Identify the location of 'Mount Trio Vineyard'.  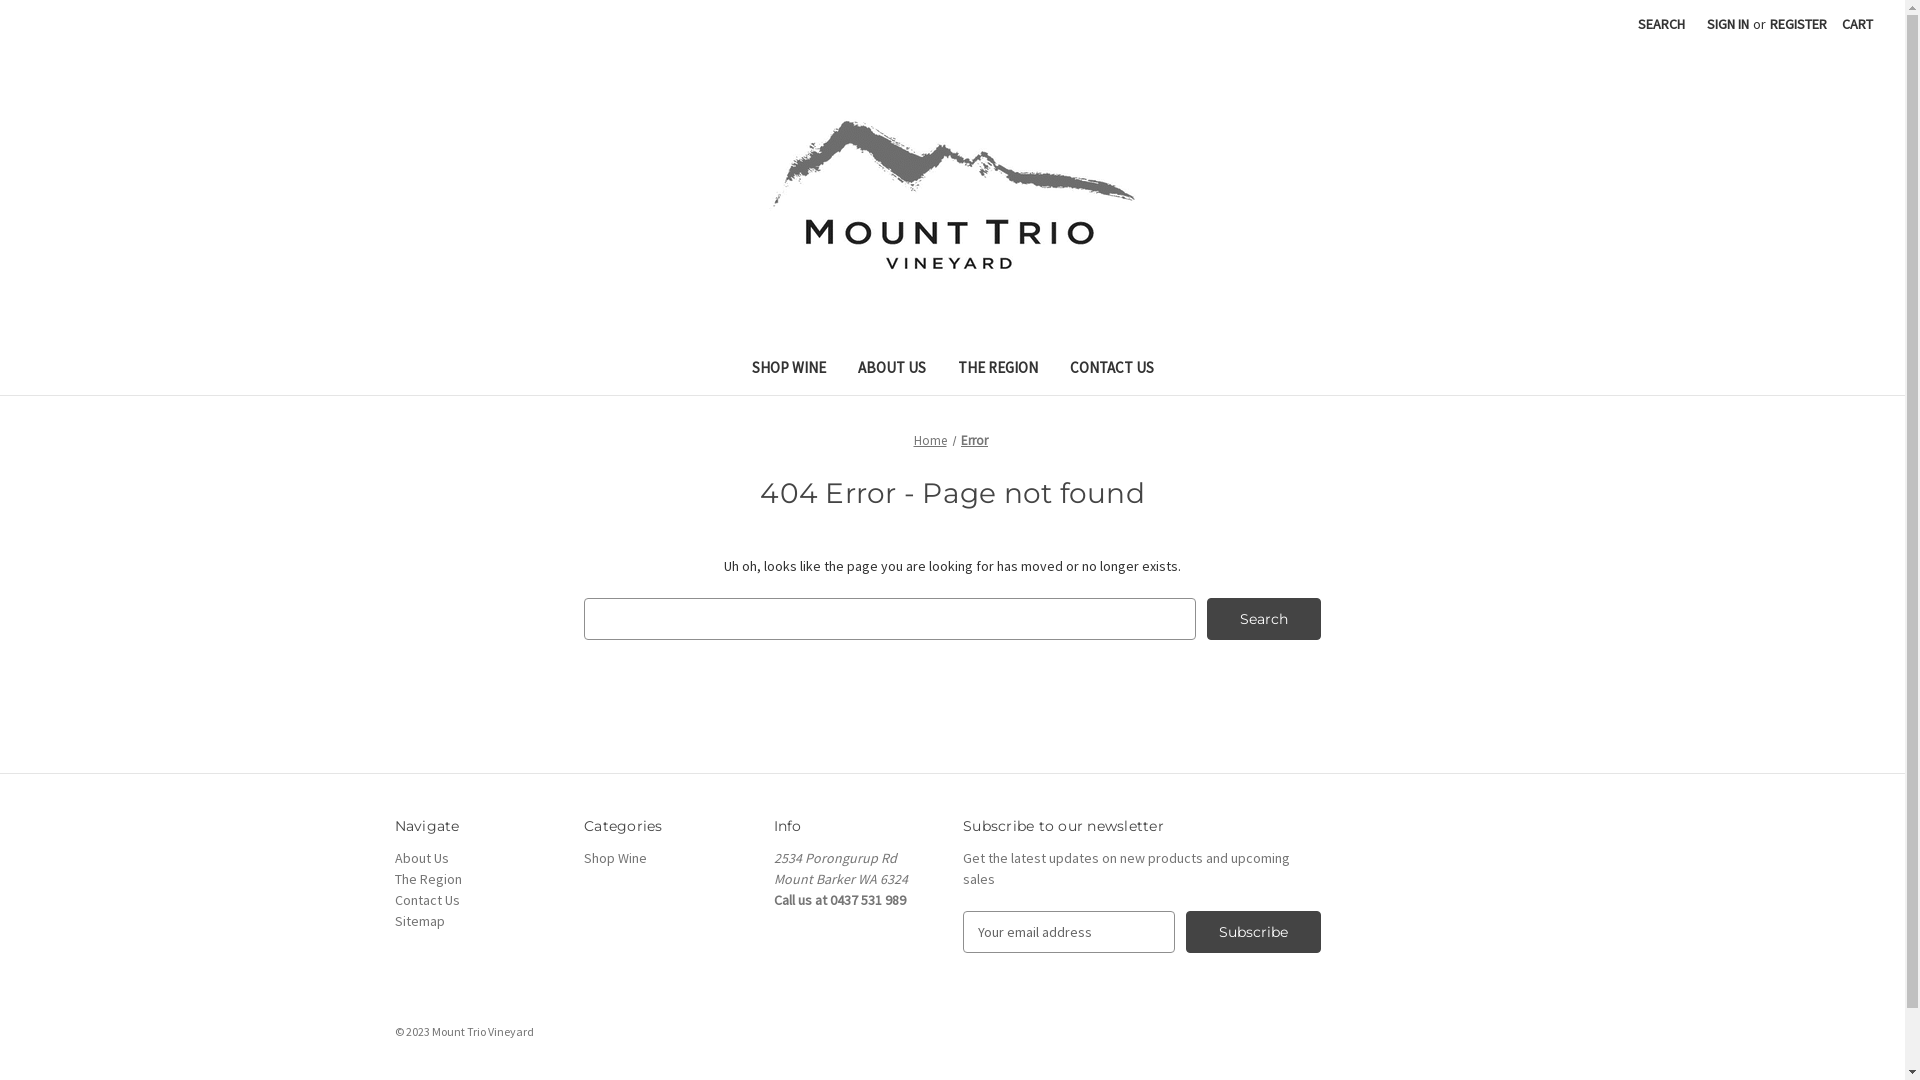
(951, 193).